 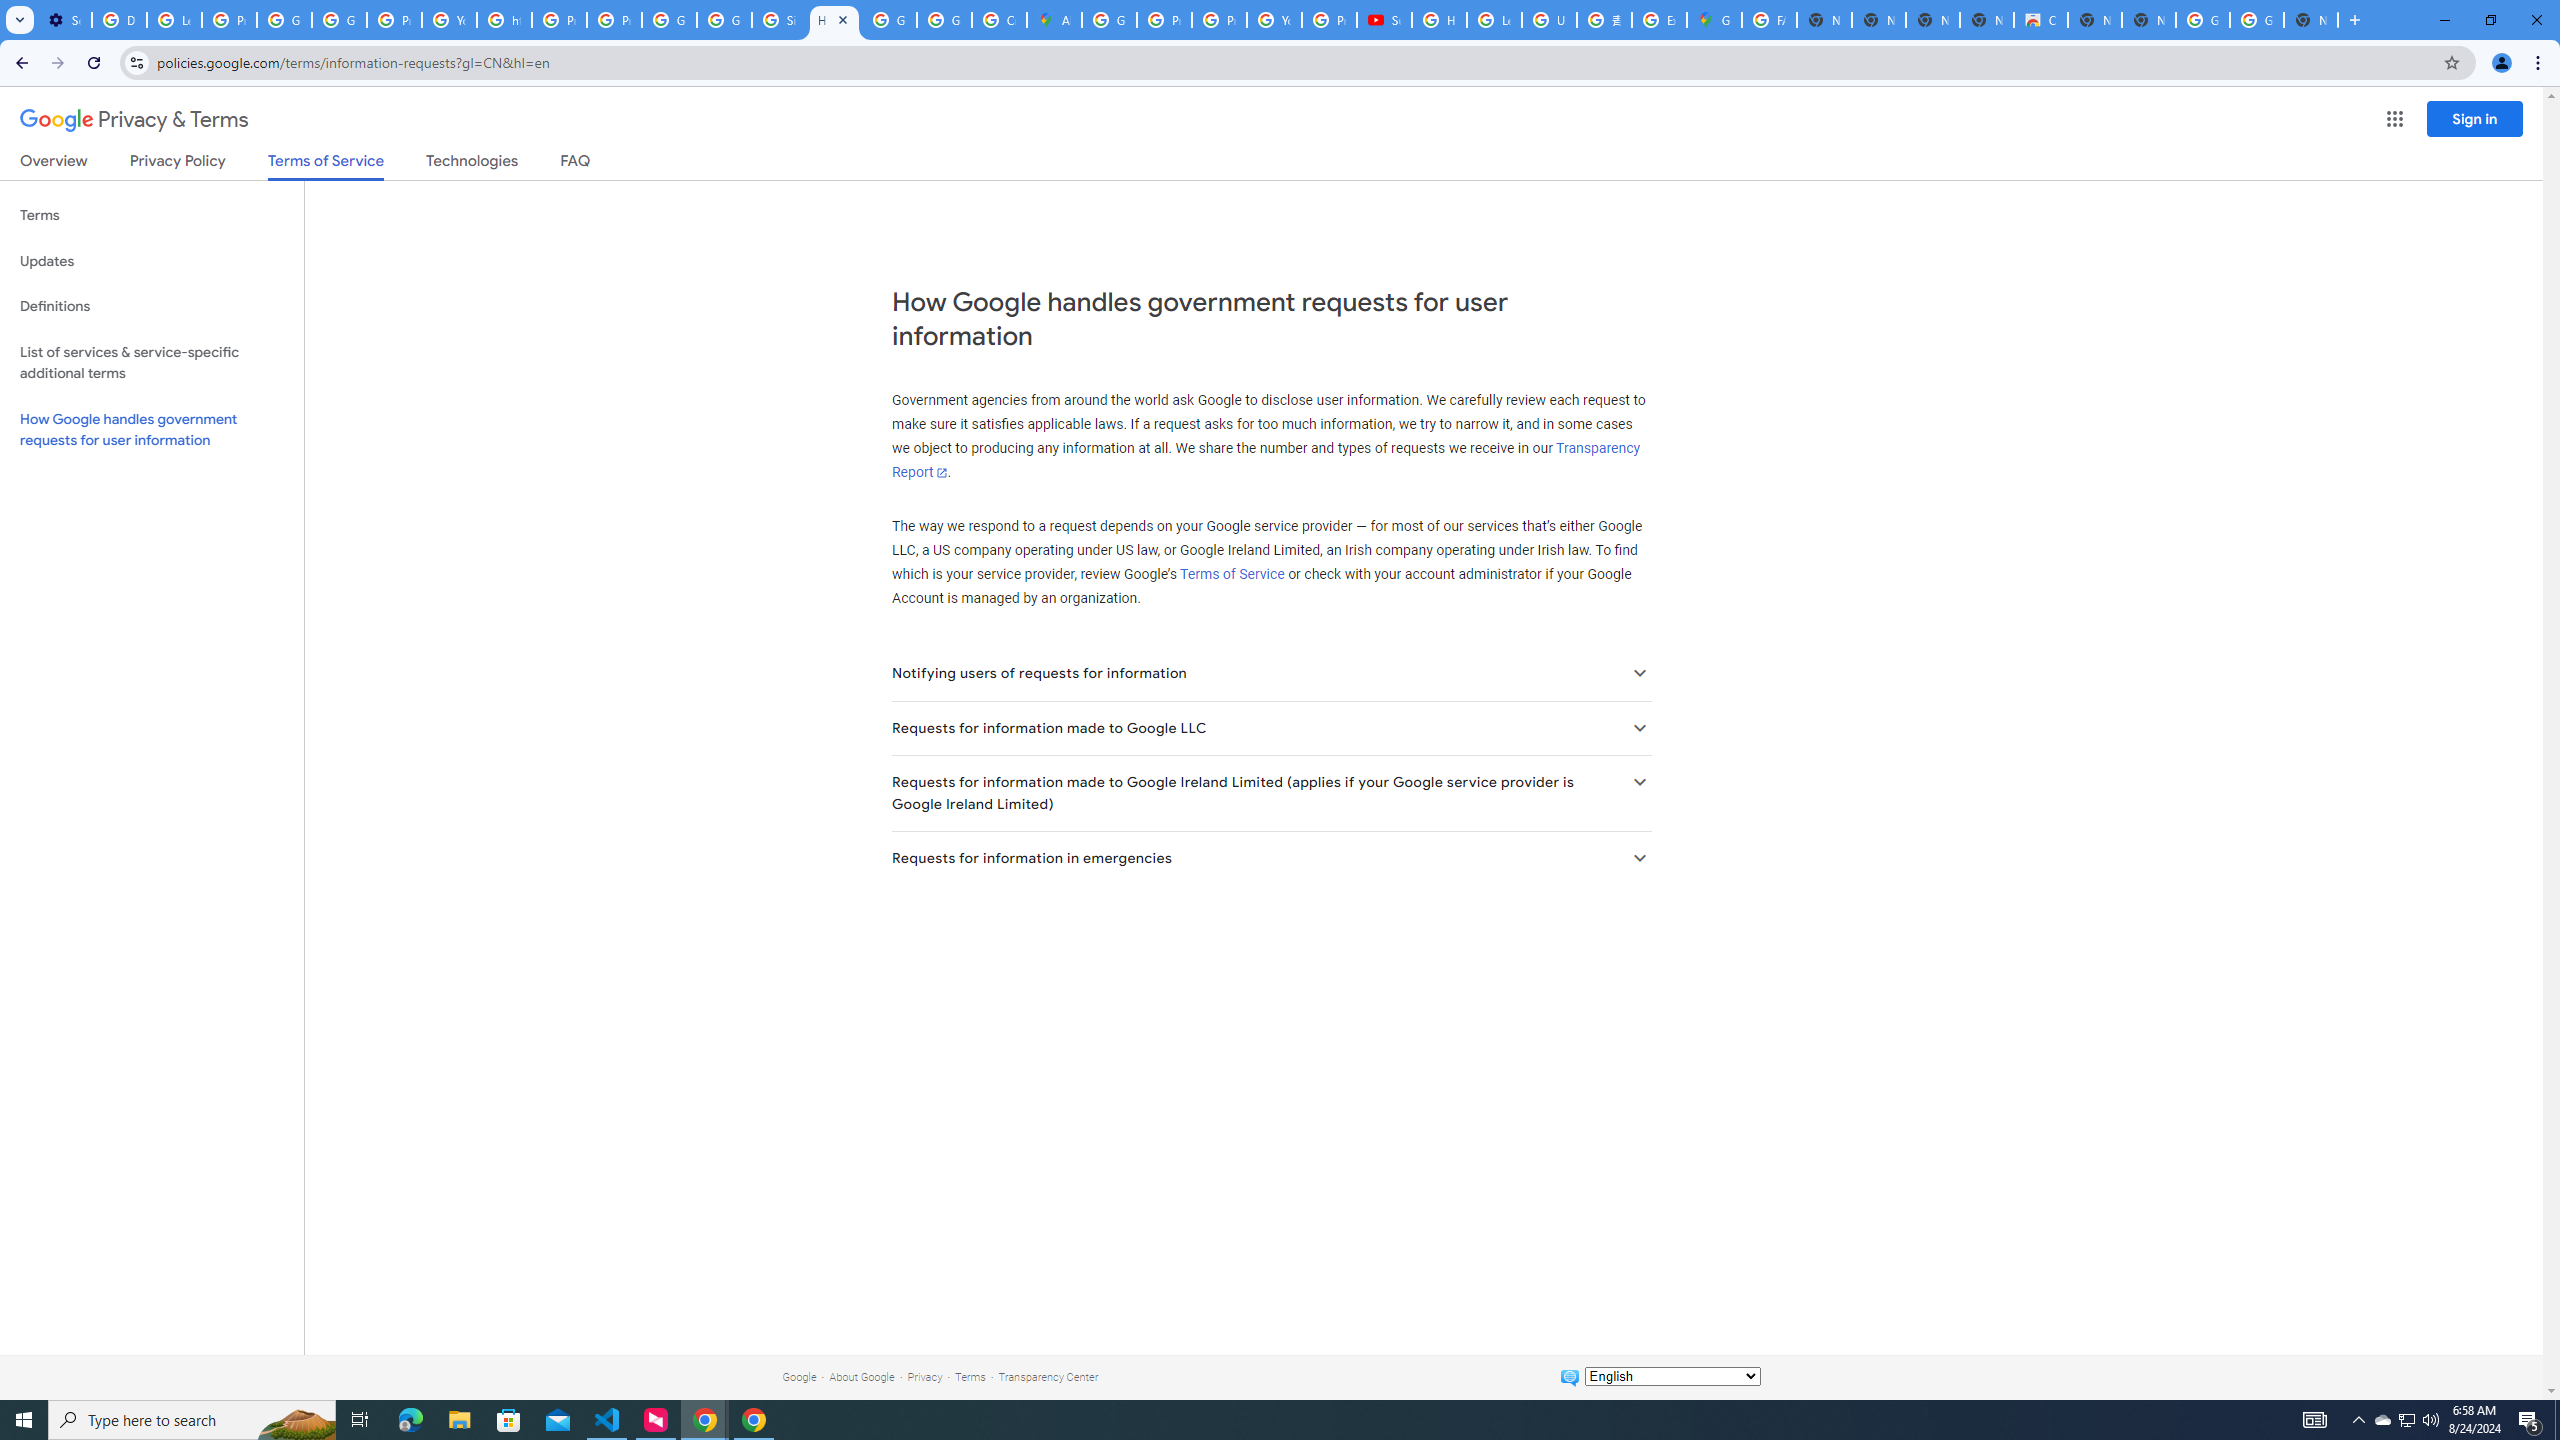 I want to click on 'Google Images', so click(x=2201, y=19).